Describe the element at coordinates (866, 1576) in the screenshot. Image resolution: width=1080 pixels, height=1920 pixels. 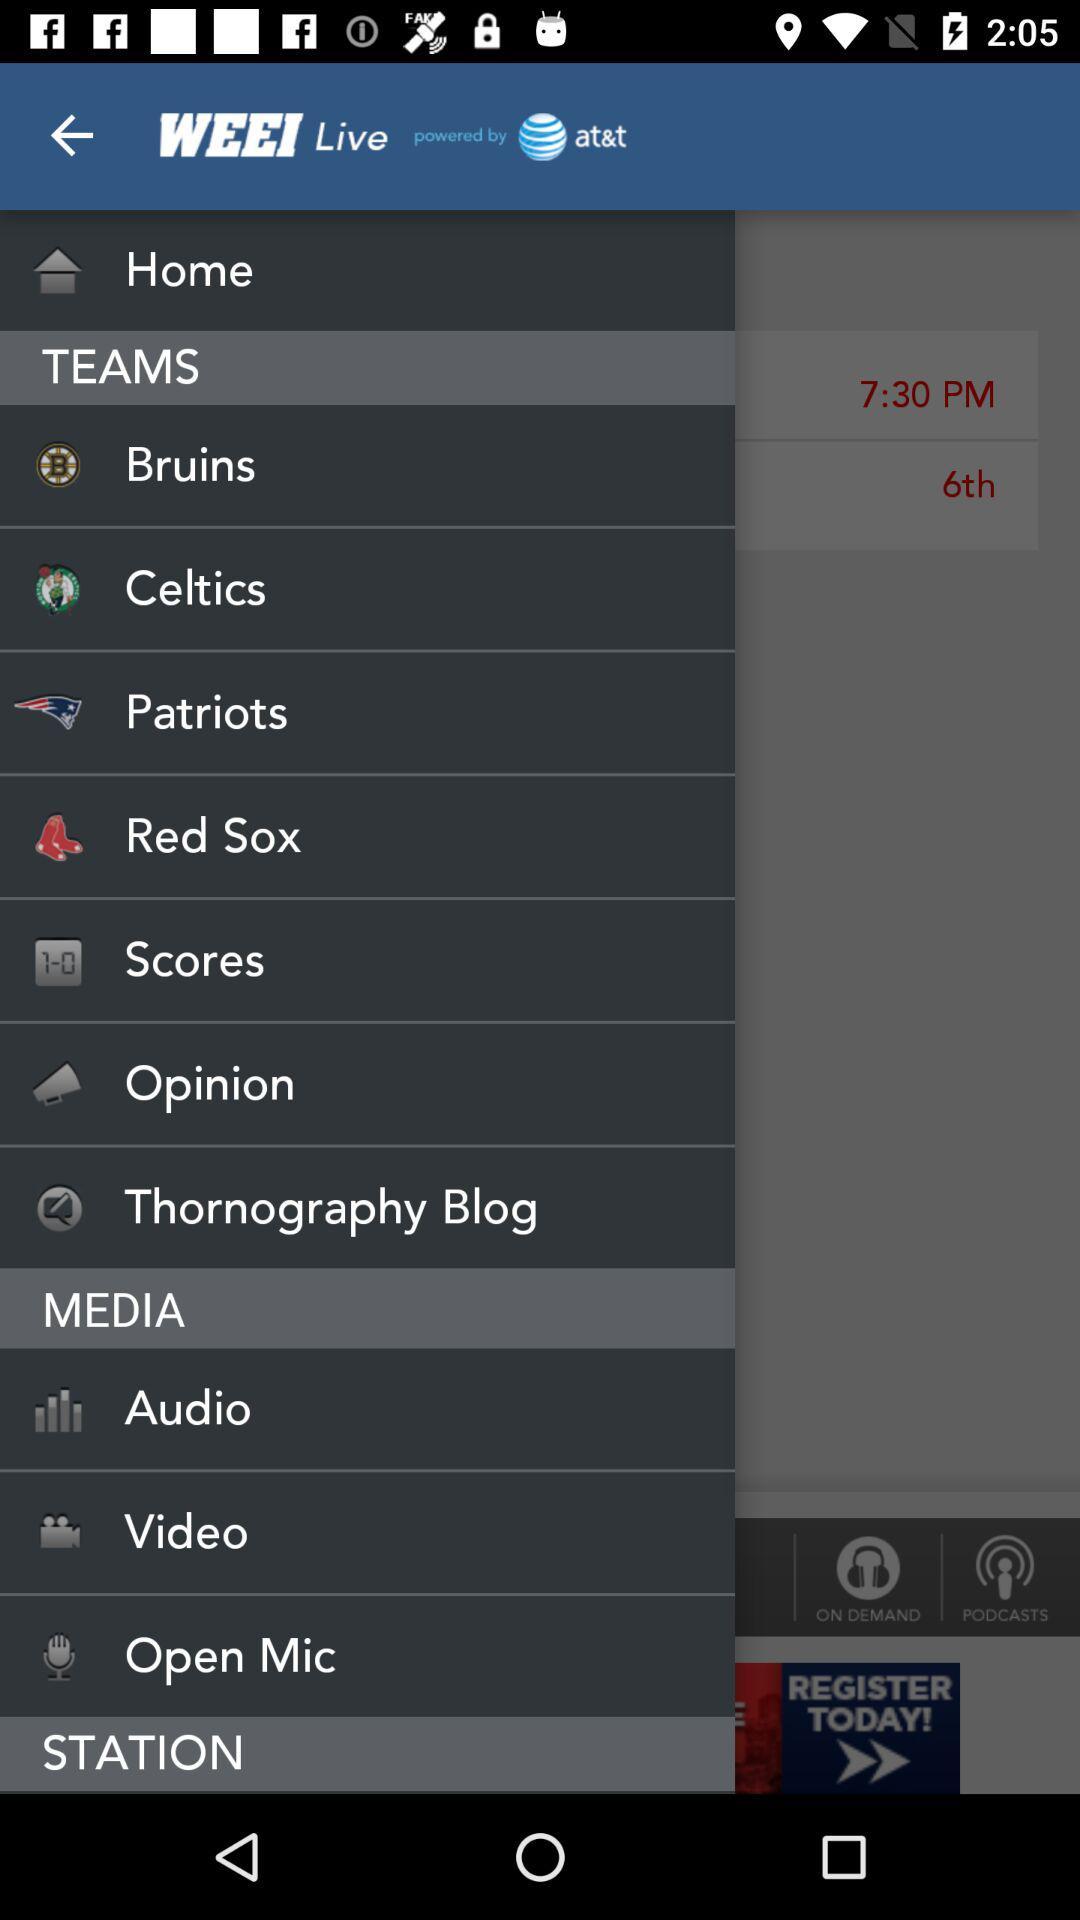
I see `the info icon` at that location.